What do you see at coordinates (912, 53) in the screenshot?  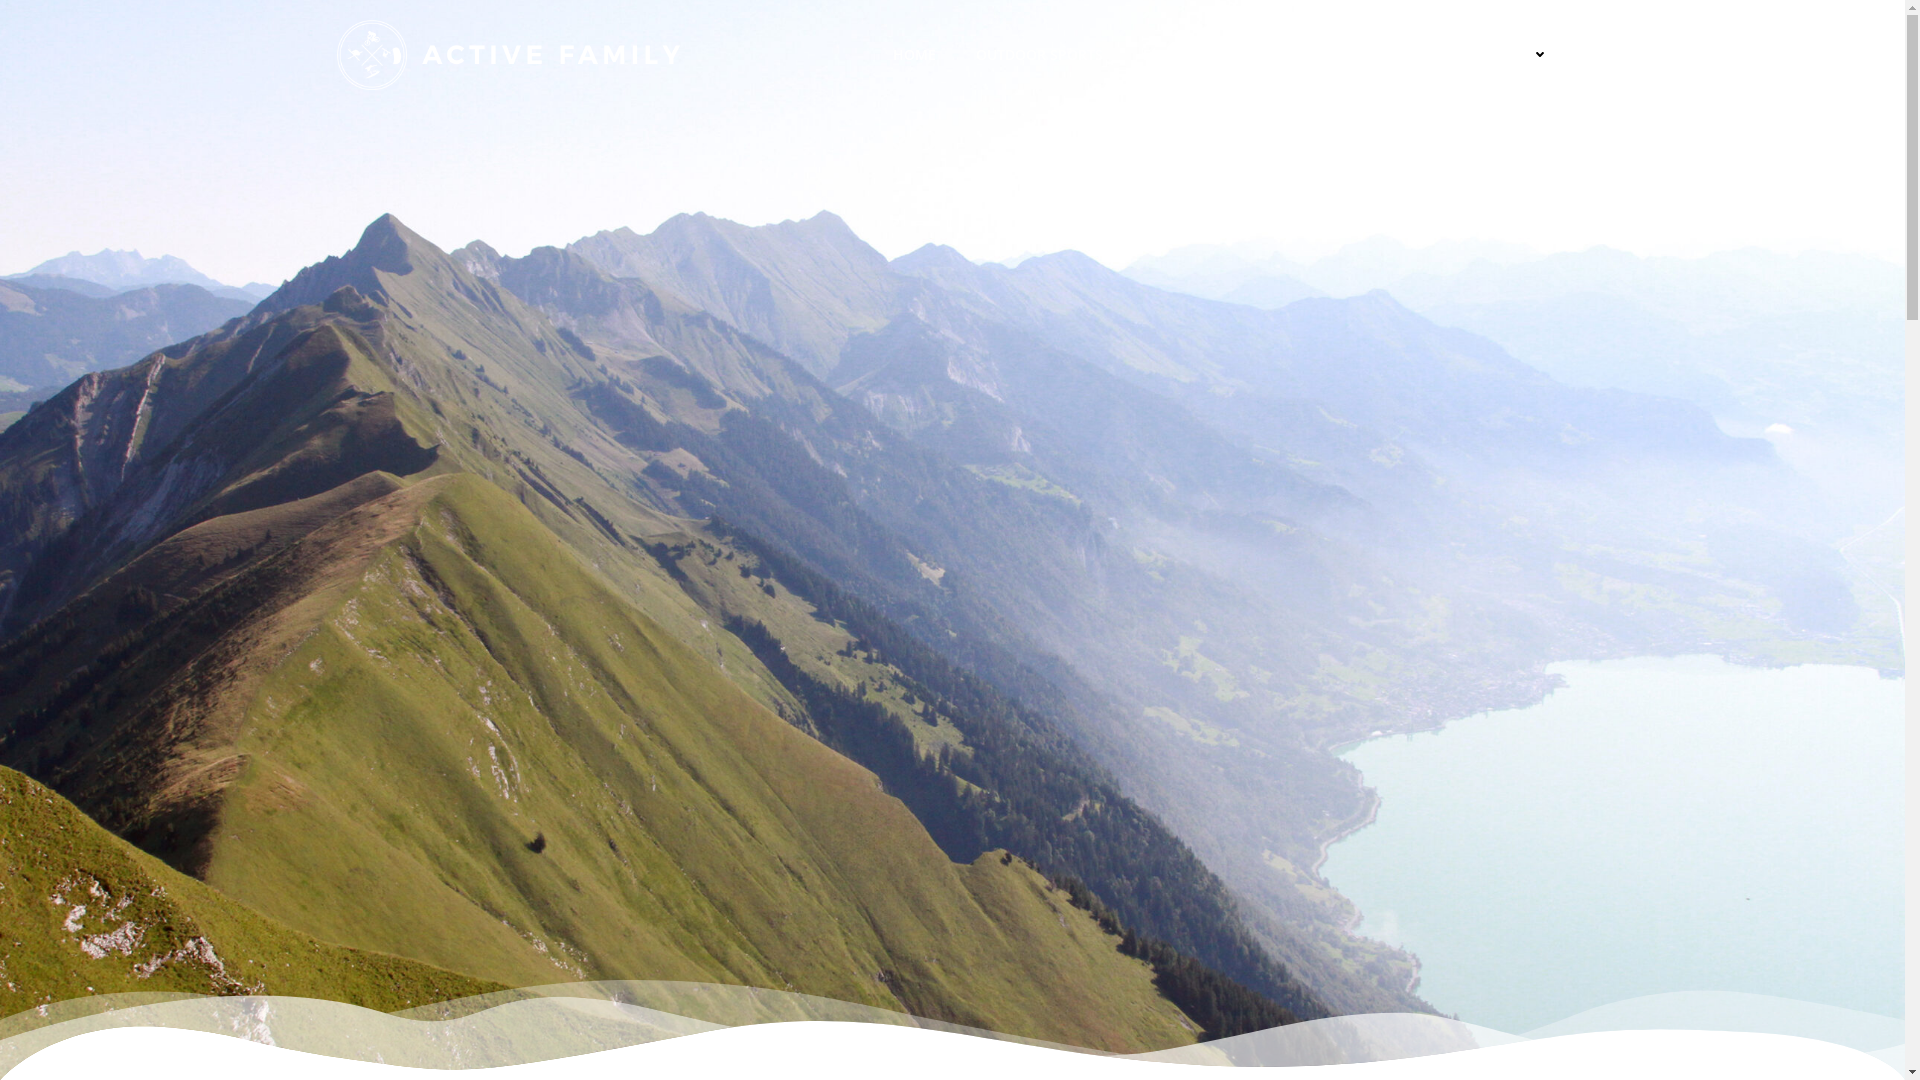 I see `'HOME'` at bounding box center [912, 53].